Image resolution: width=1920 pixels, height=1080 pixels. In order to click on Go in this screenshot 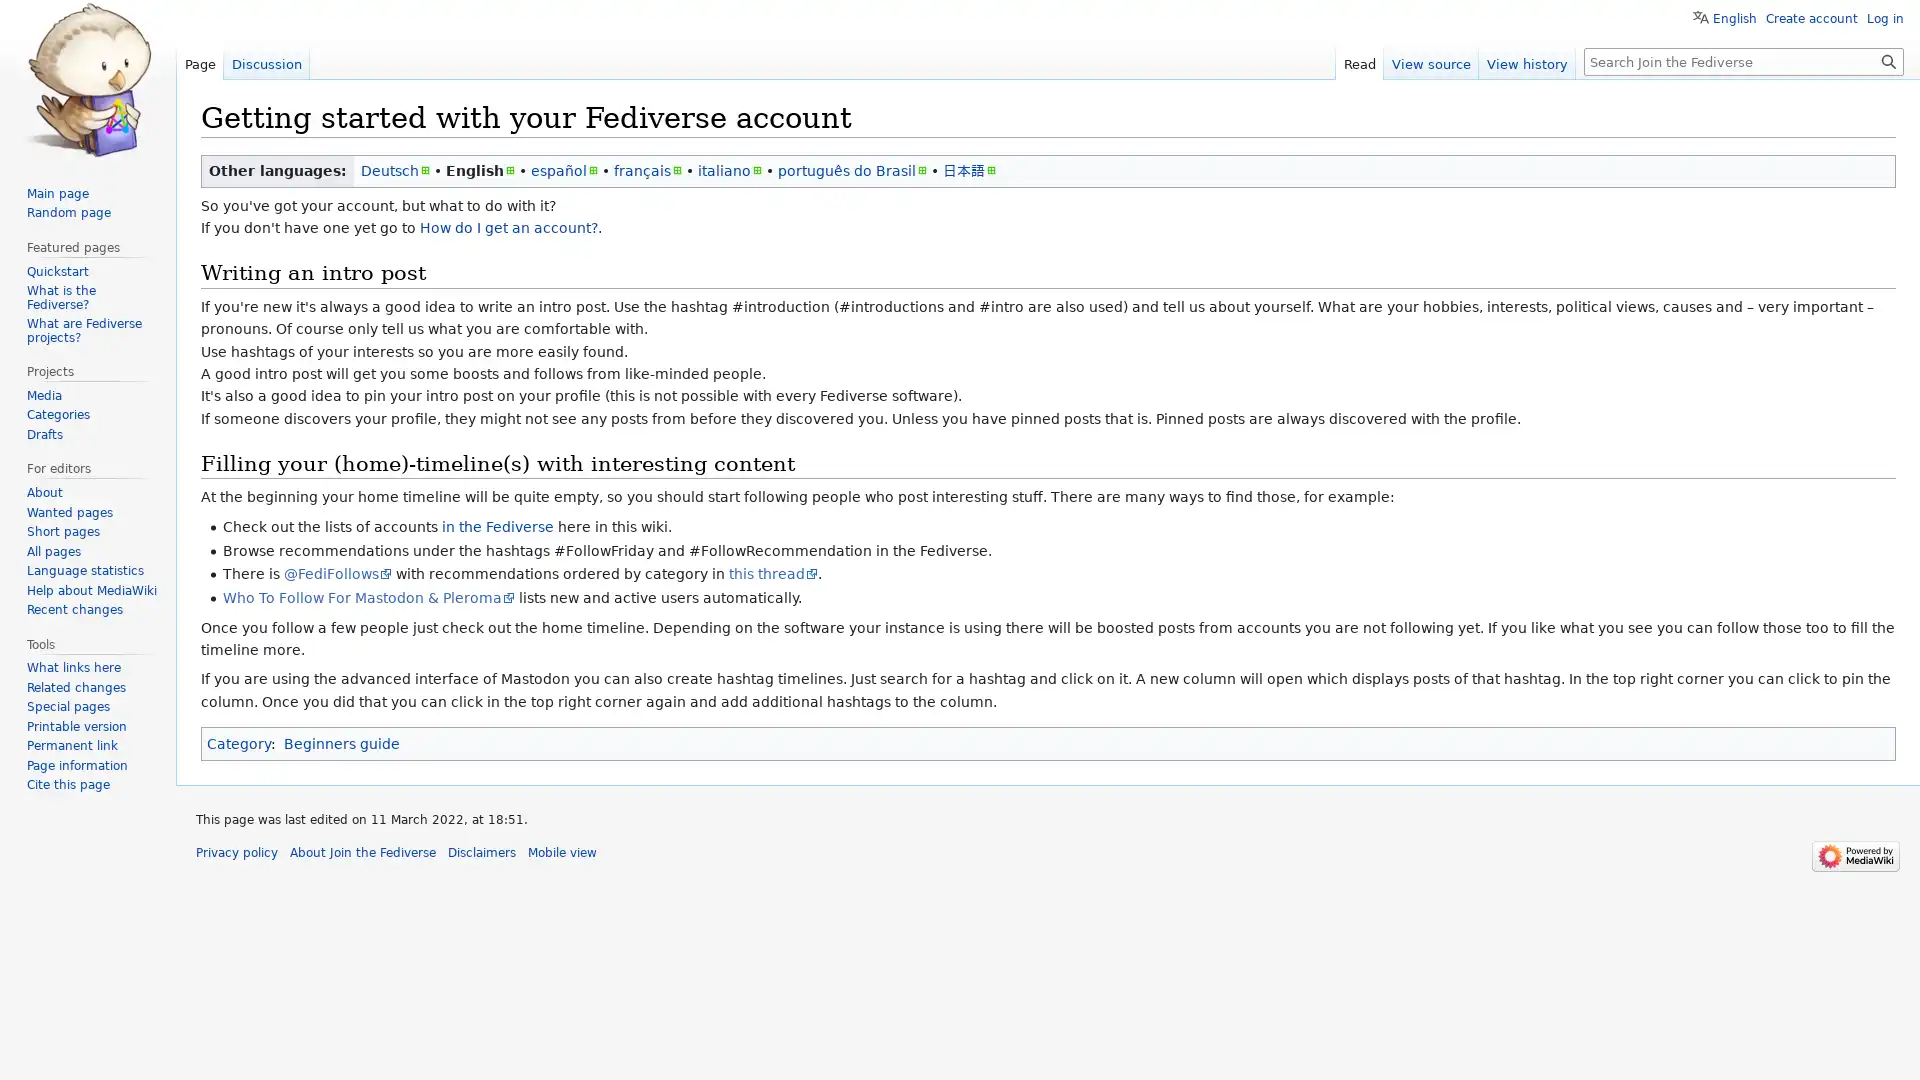, I will do `click(1888, 60)`.